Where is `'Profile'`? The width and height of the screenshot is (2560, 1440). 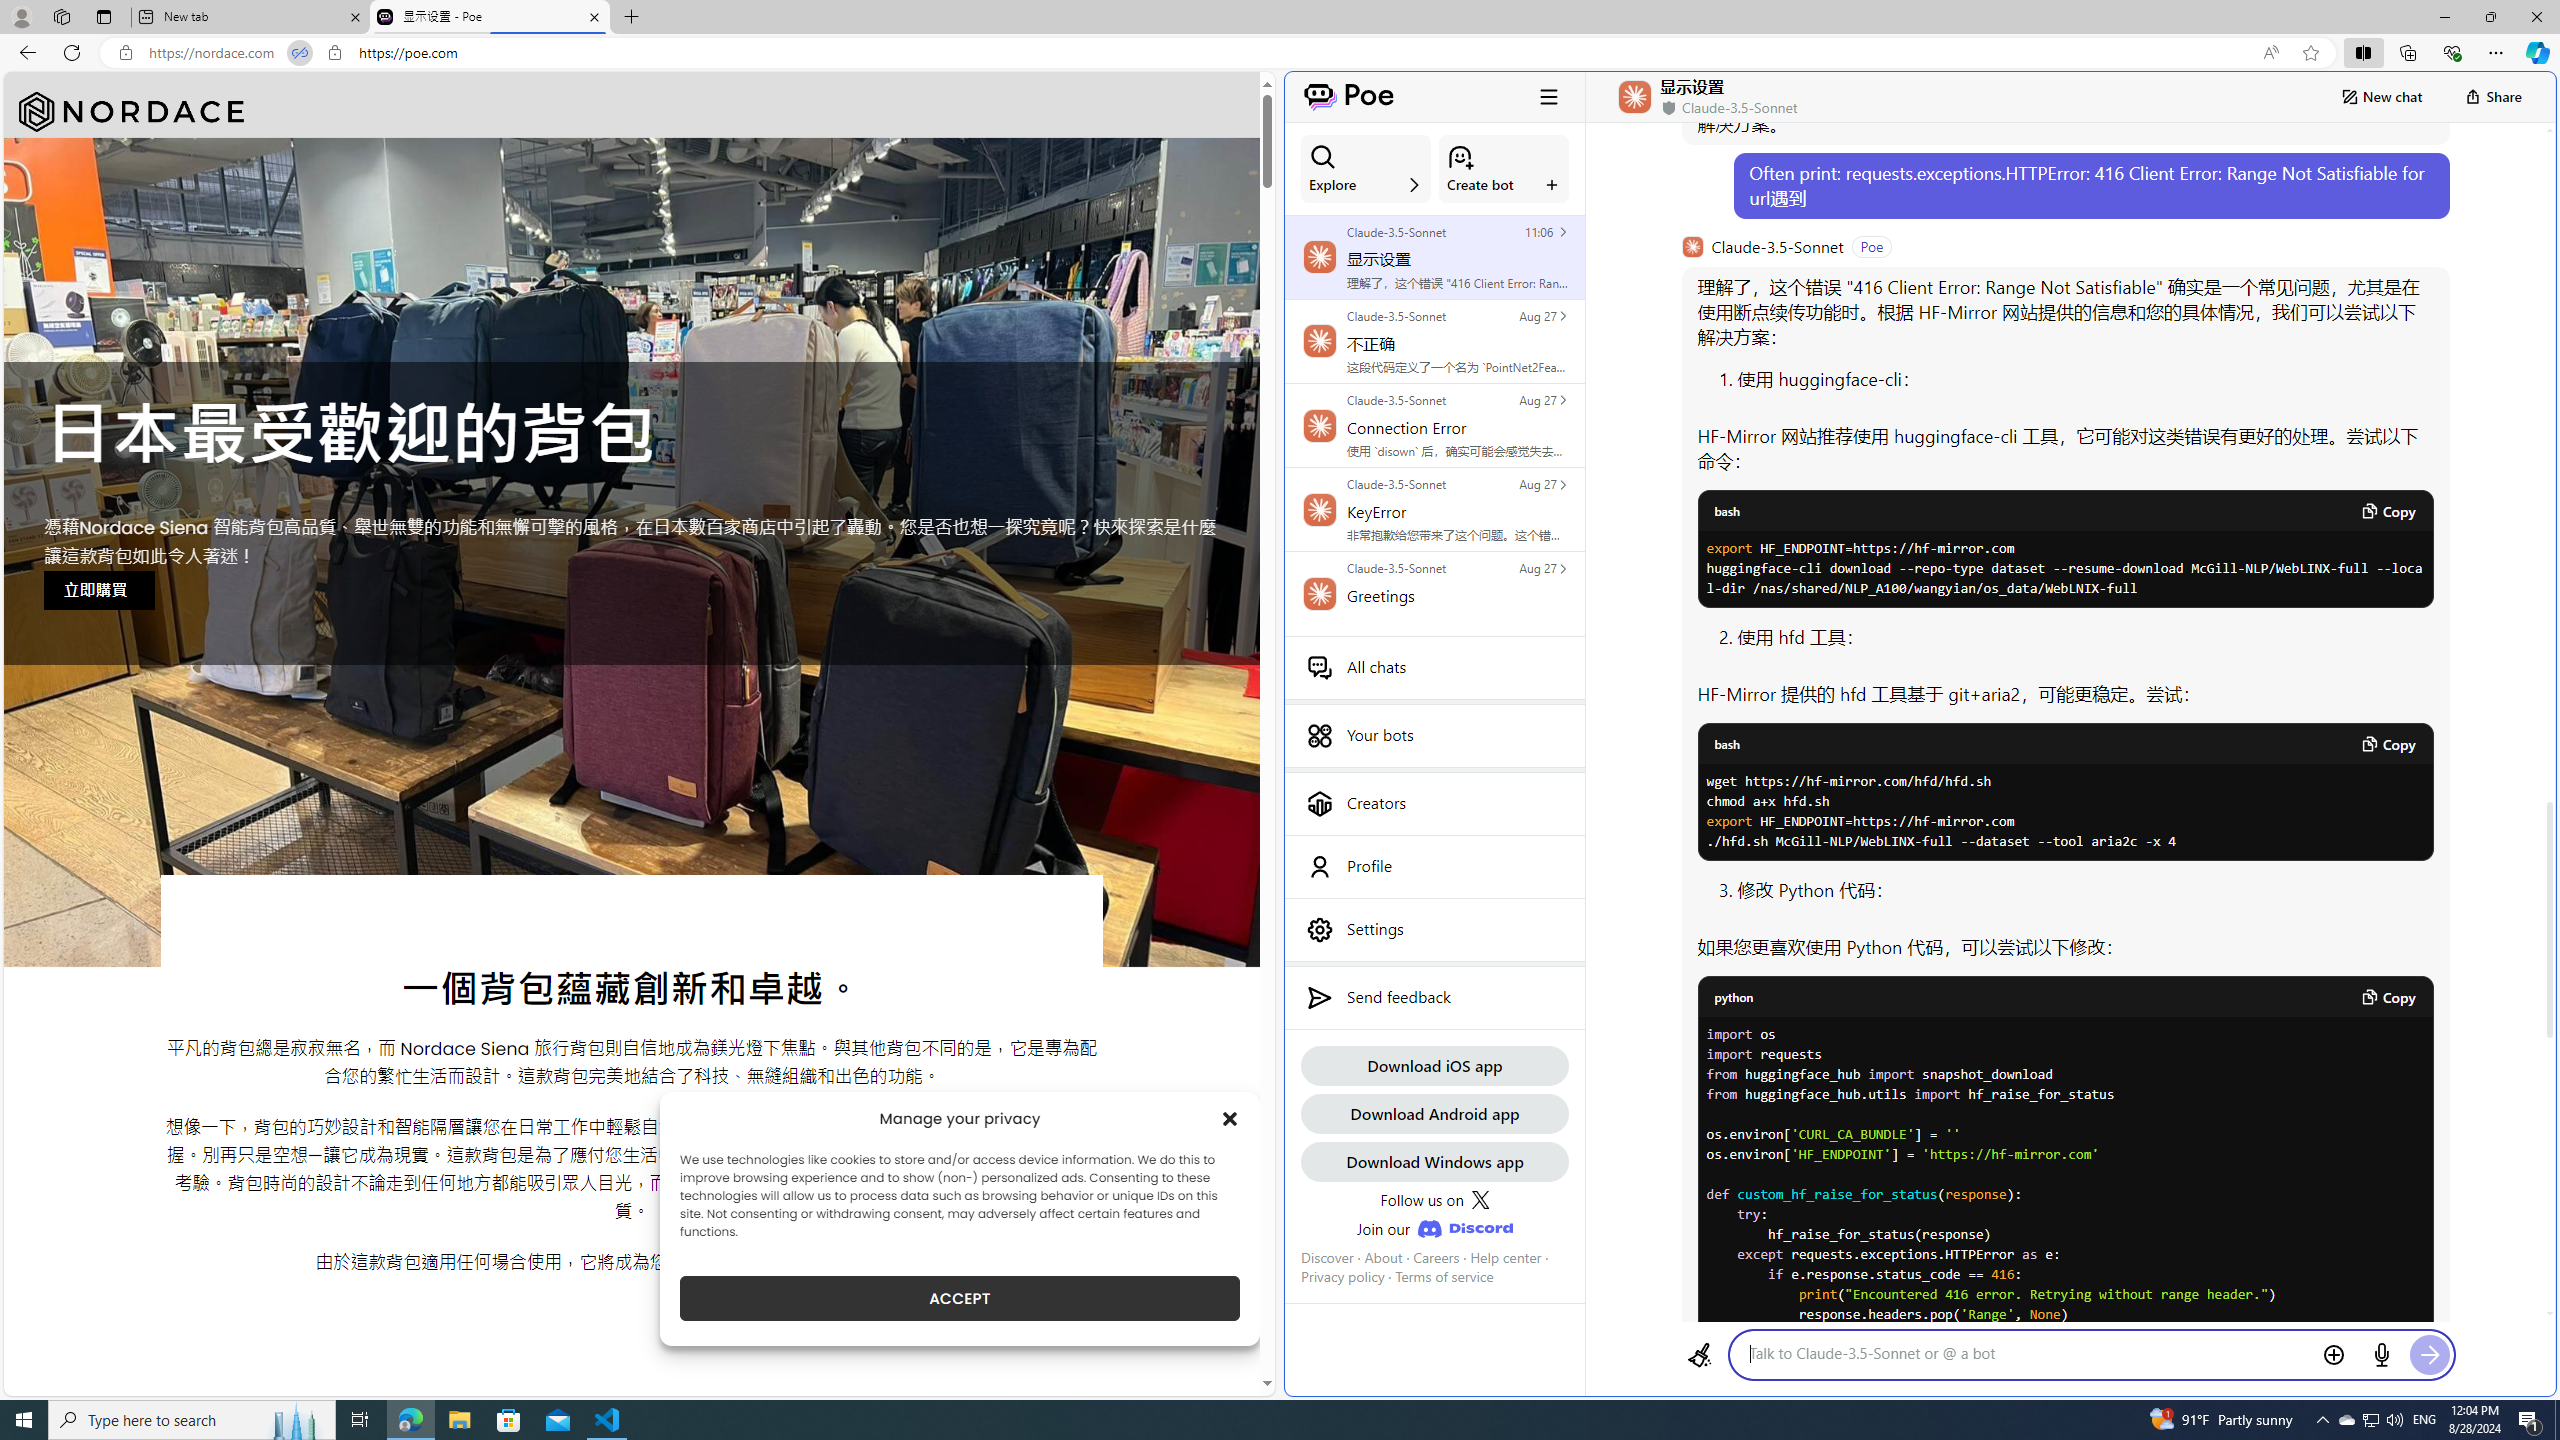 'Profile' is located at coordinates (1434, 865).